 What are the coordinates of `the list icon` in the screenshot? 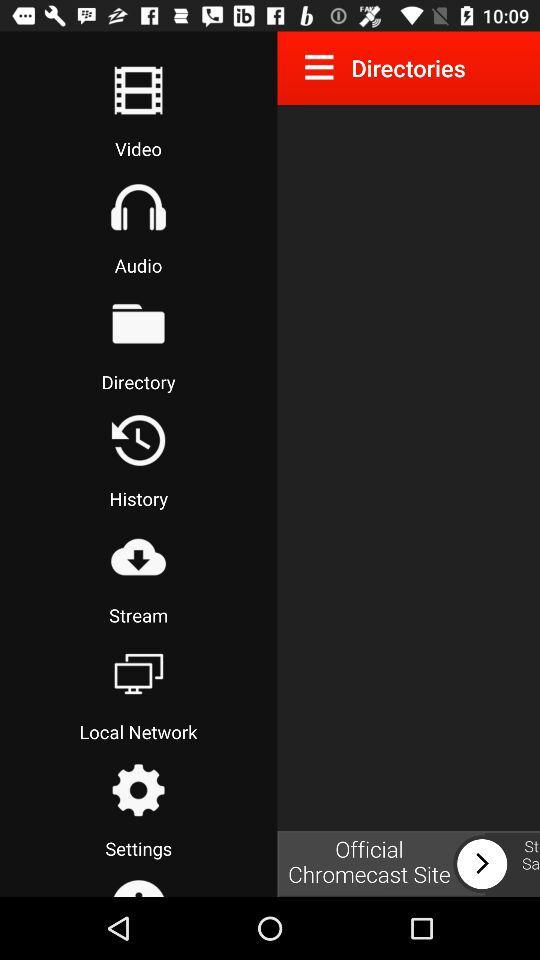 It's located at (137, 90).